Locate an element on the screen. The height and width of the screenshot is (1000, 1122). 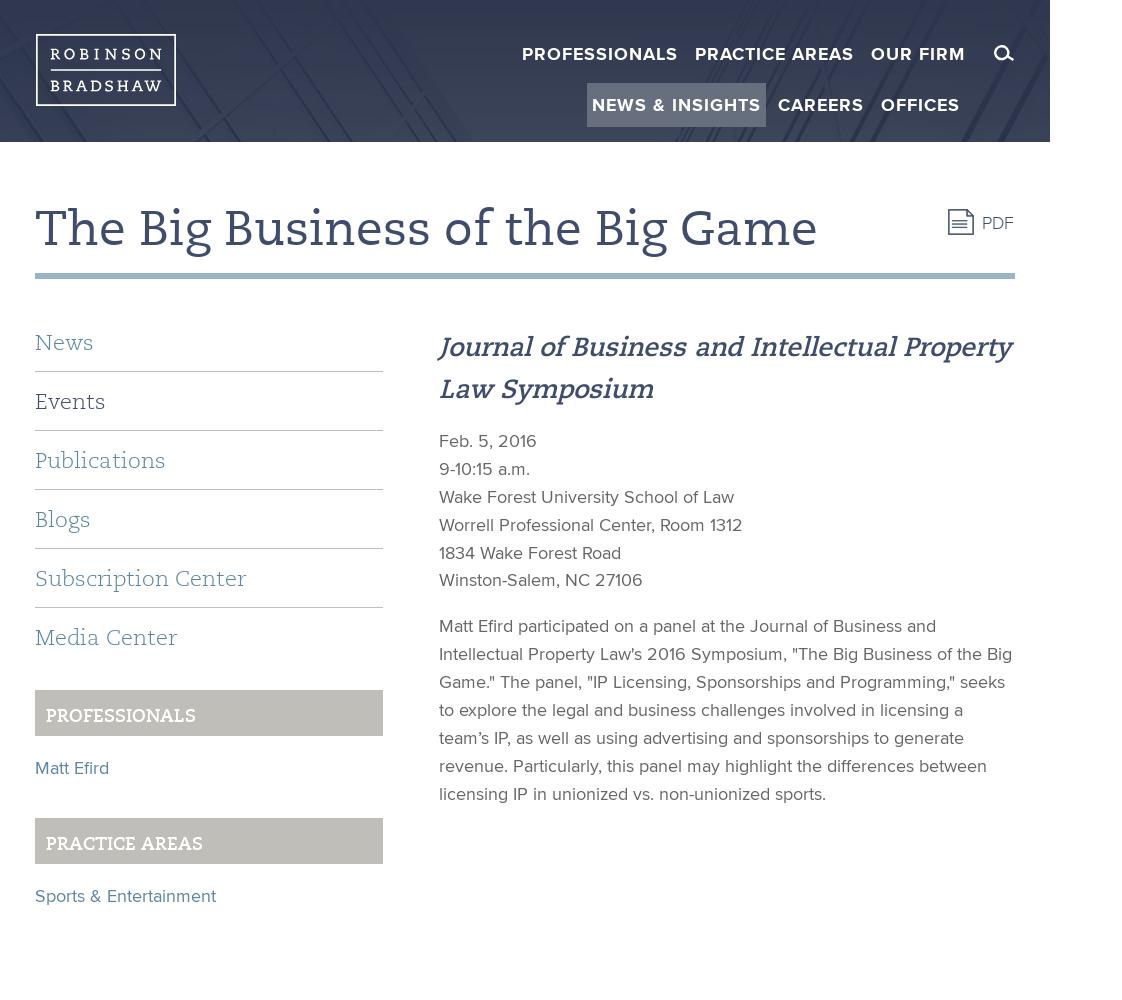
'Journal of Business and Intellectual Property Law Symposium' is located at coordinates (724, 366).